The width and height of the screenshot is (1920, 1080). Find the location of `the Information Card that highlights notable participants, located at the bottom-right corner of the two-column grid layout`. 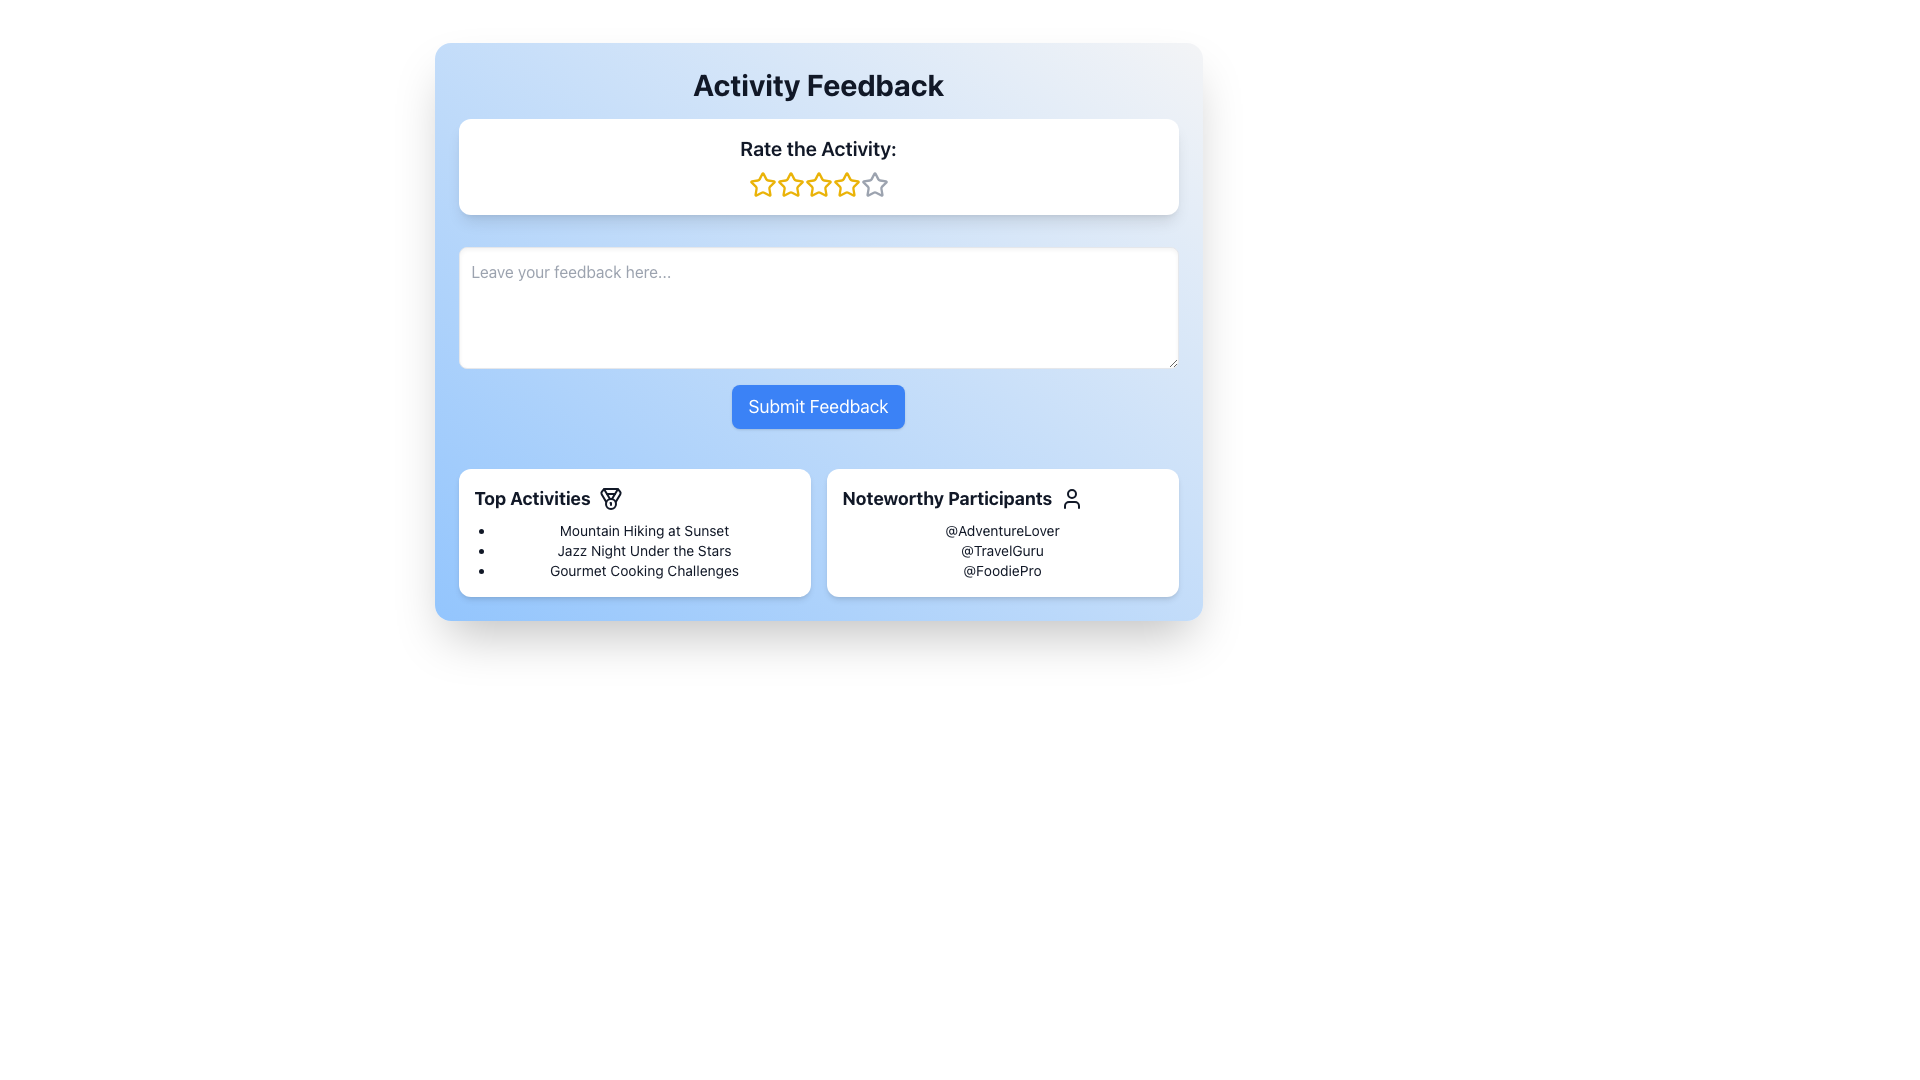

the Information Card that highlights notable participants, located at the bottom-right corner of the two-column grid layout is located at coordinates (1002, 531).